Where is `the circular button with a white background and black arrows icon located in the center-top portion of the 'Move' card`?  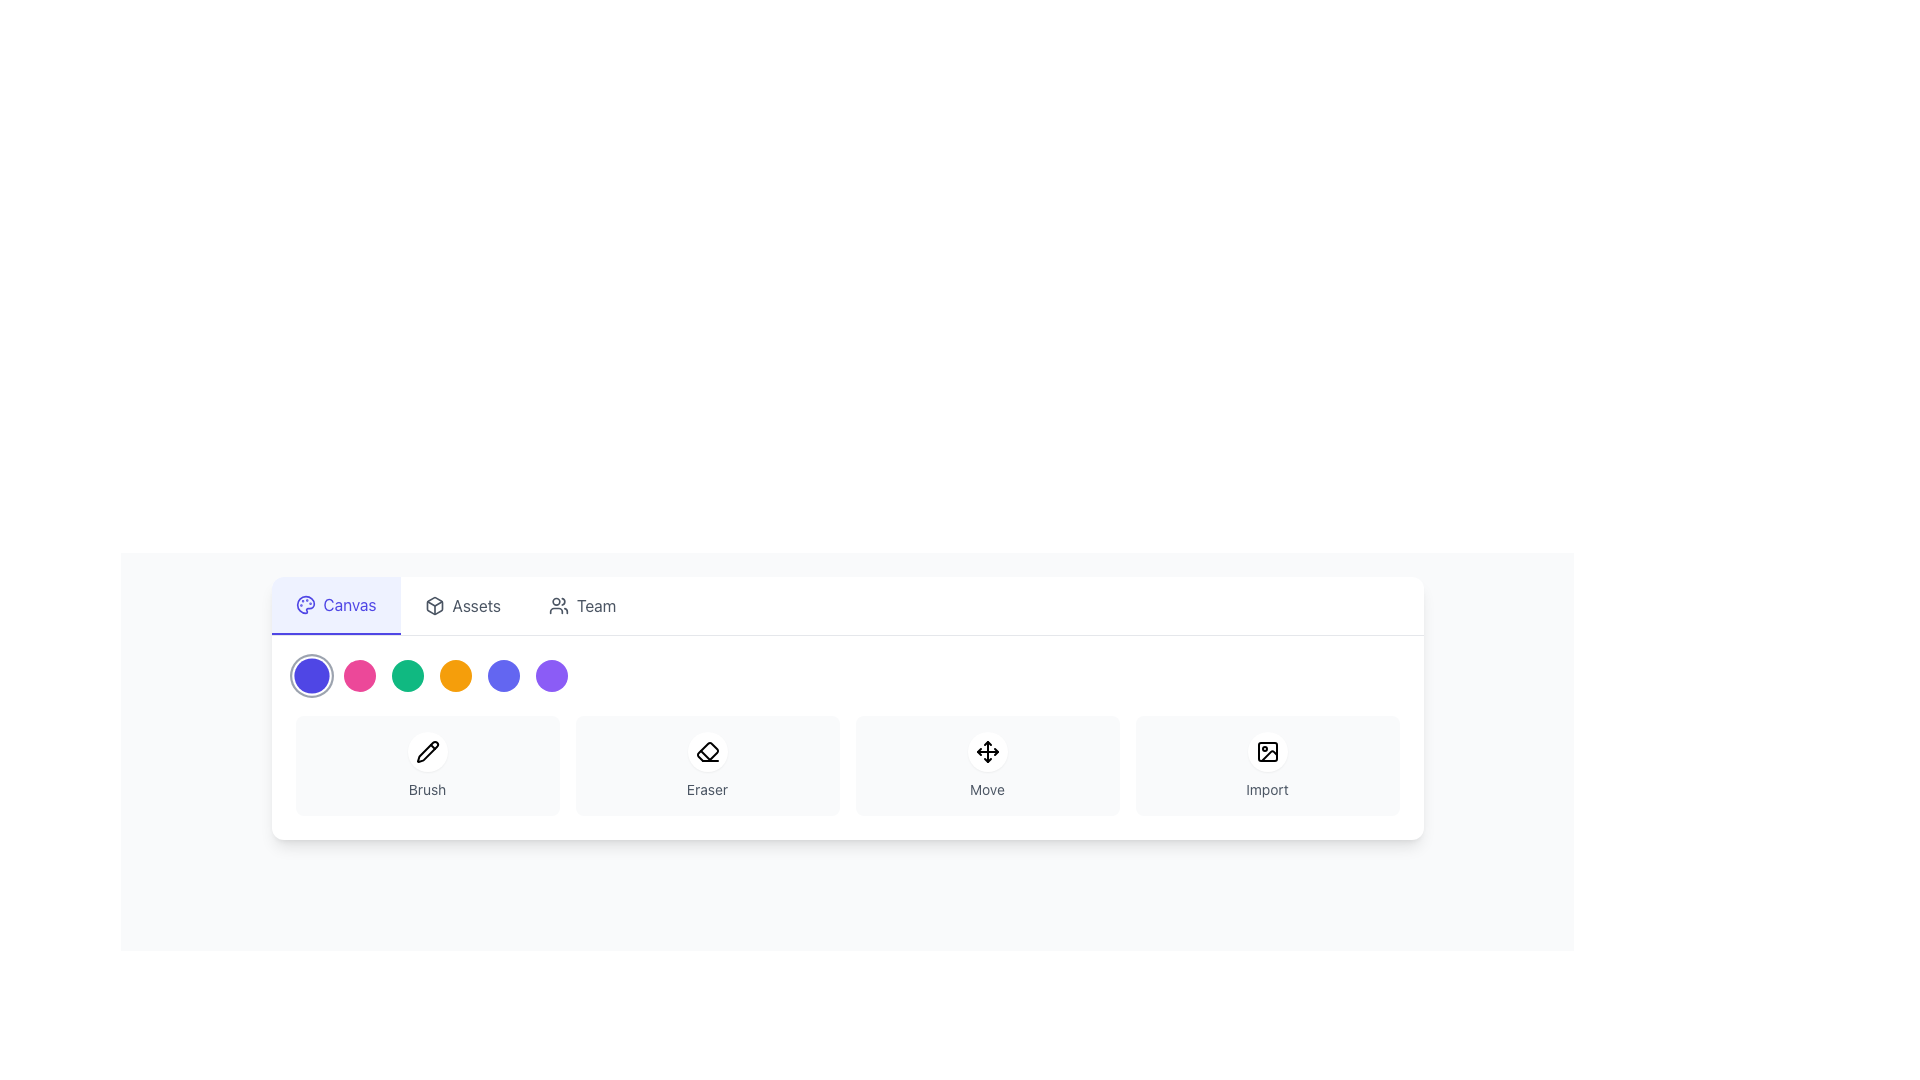 the circular button with a white background and black arrows icon located in the center-top portion of the 'Move' card is located at coordinates (987, 752).